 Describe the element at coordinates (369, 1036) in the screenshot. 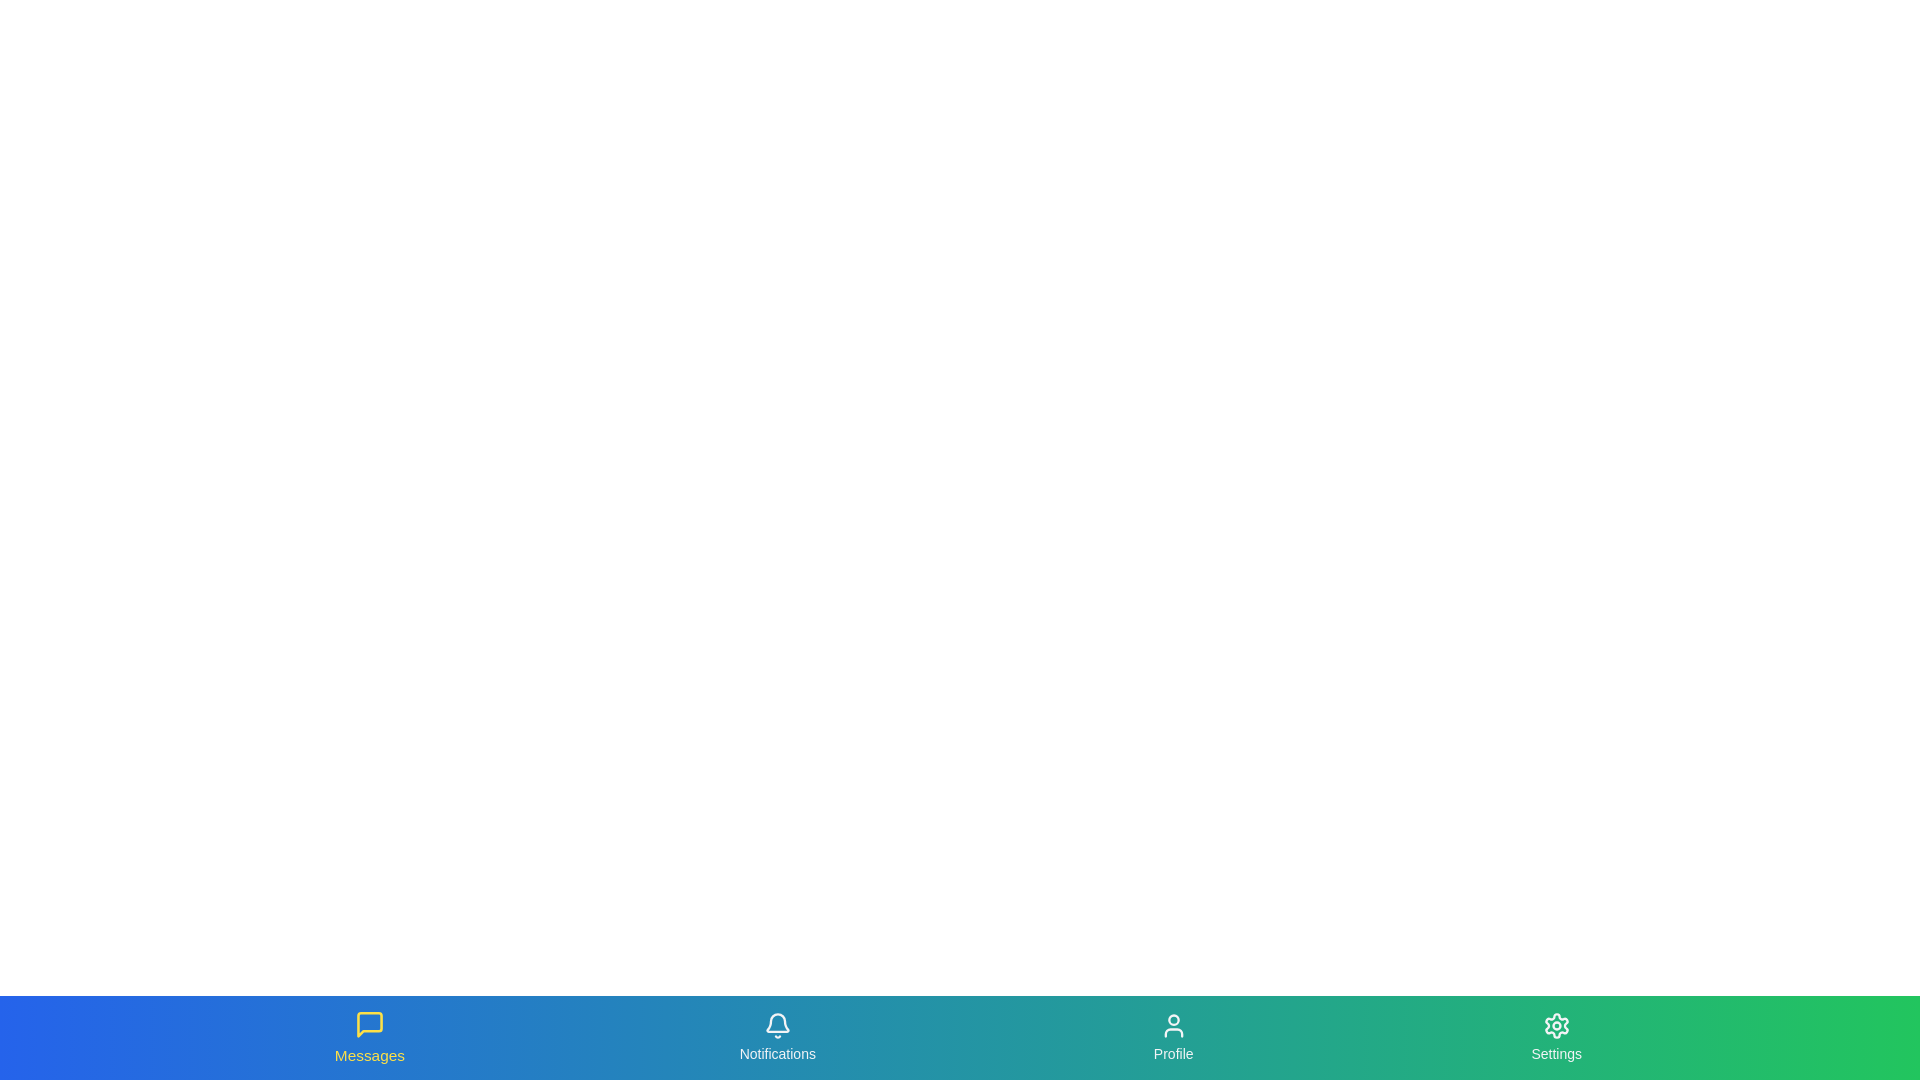

I see `the Messages tab to interact with it` at that location.